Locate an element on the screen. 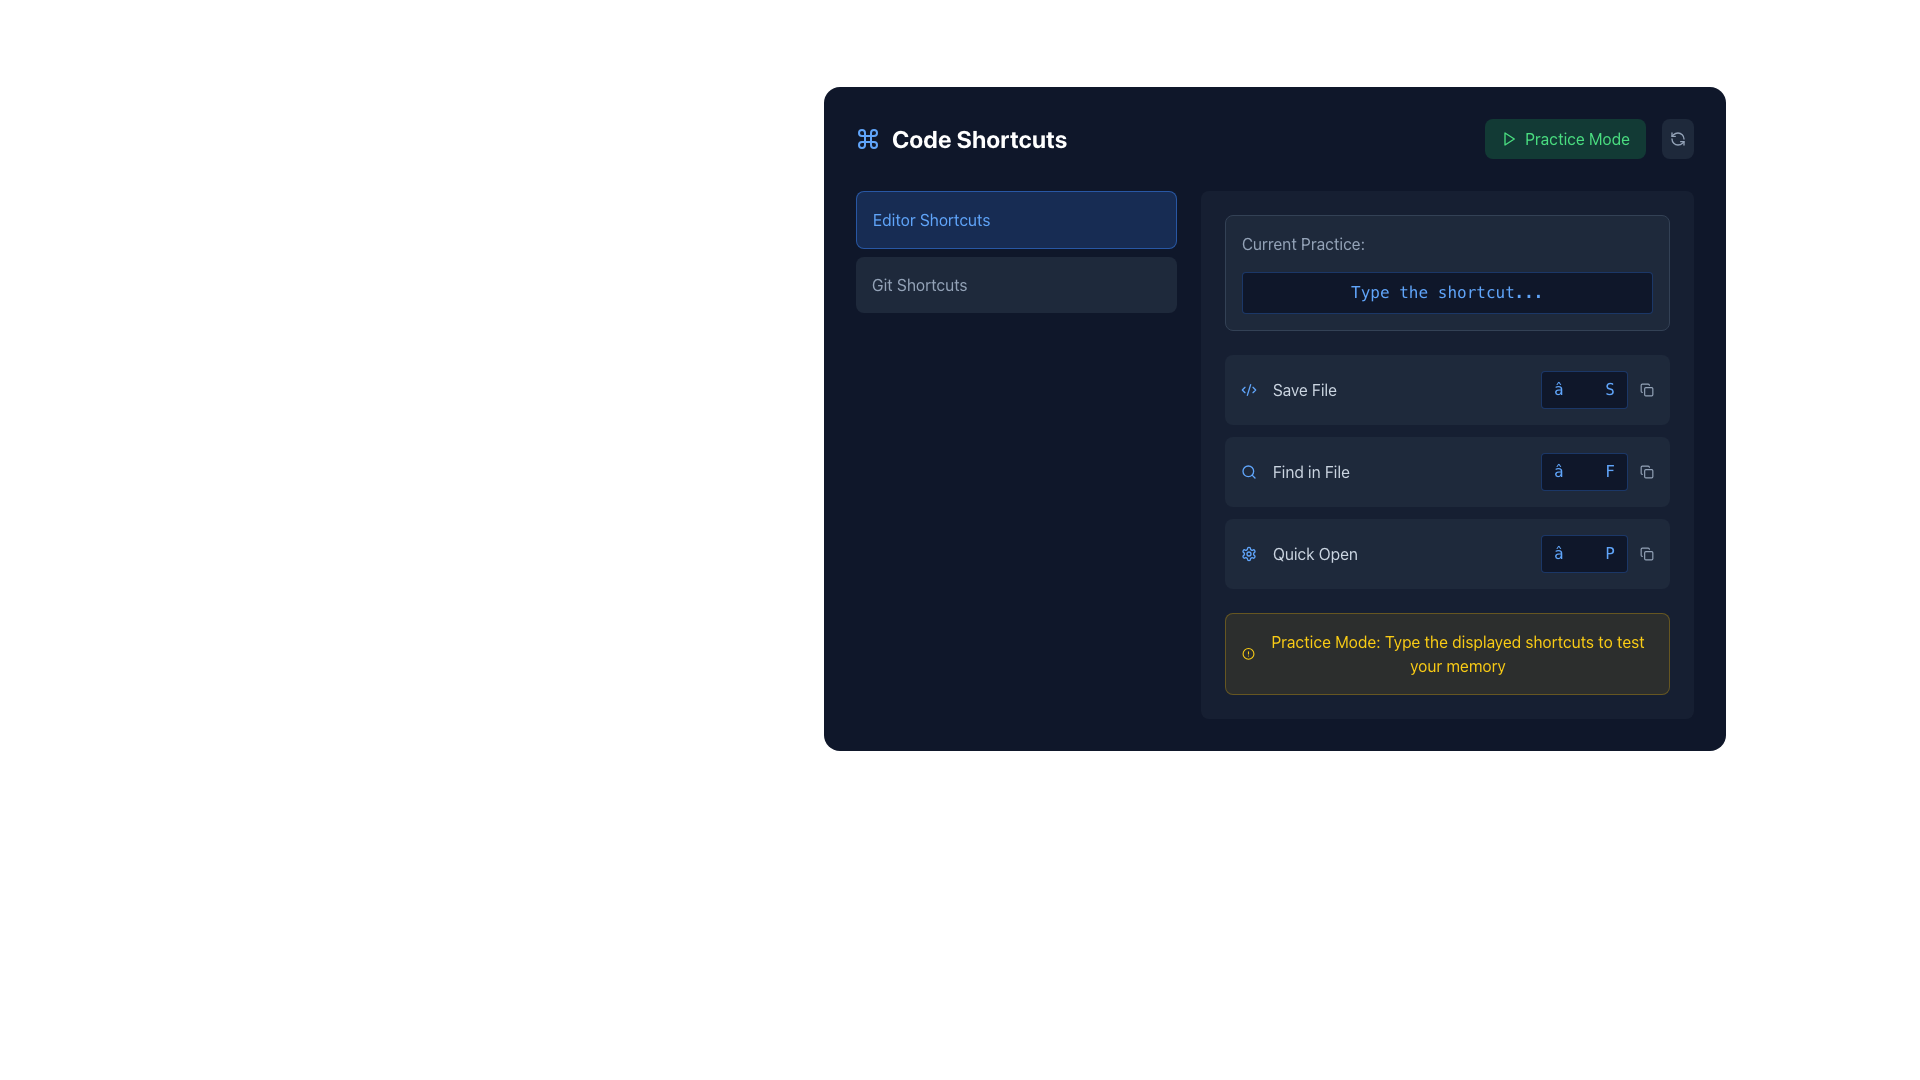 Image resolution: width=1920 pixels, height=1080 pixels. the descriptive text label for the file search functionality, which is located between the 'Save File' and 'Quick Open' options in the list of shortcut commands is located at coordinates (1311, 471).